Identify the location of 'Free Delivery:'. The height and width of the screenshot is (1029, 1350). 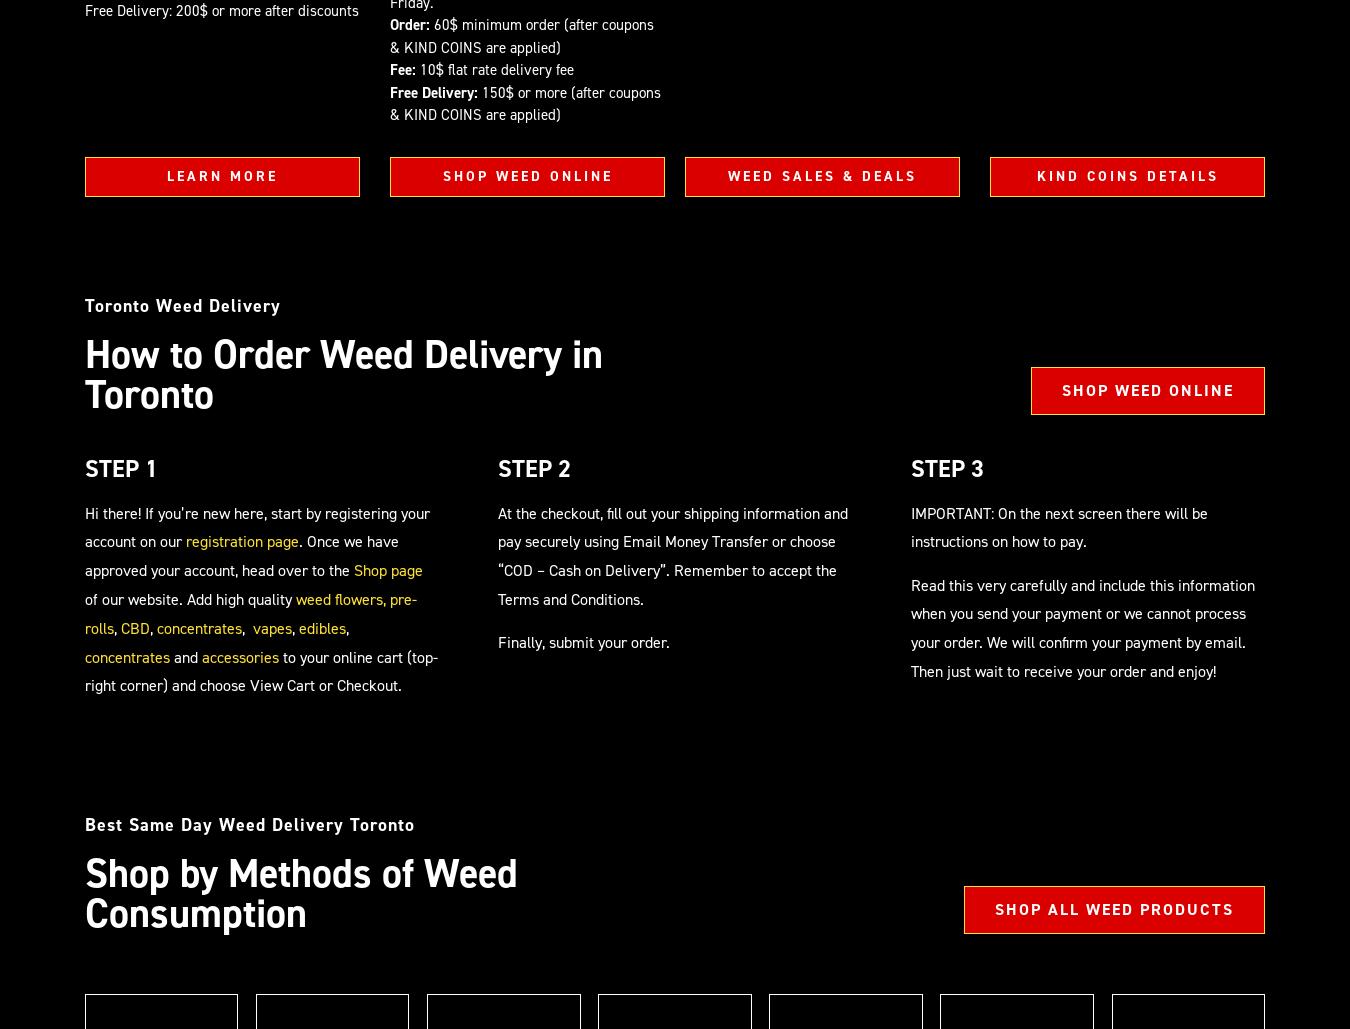
(390, 90).